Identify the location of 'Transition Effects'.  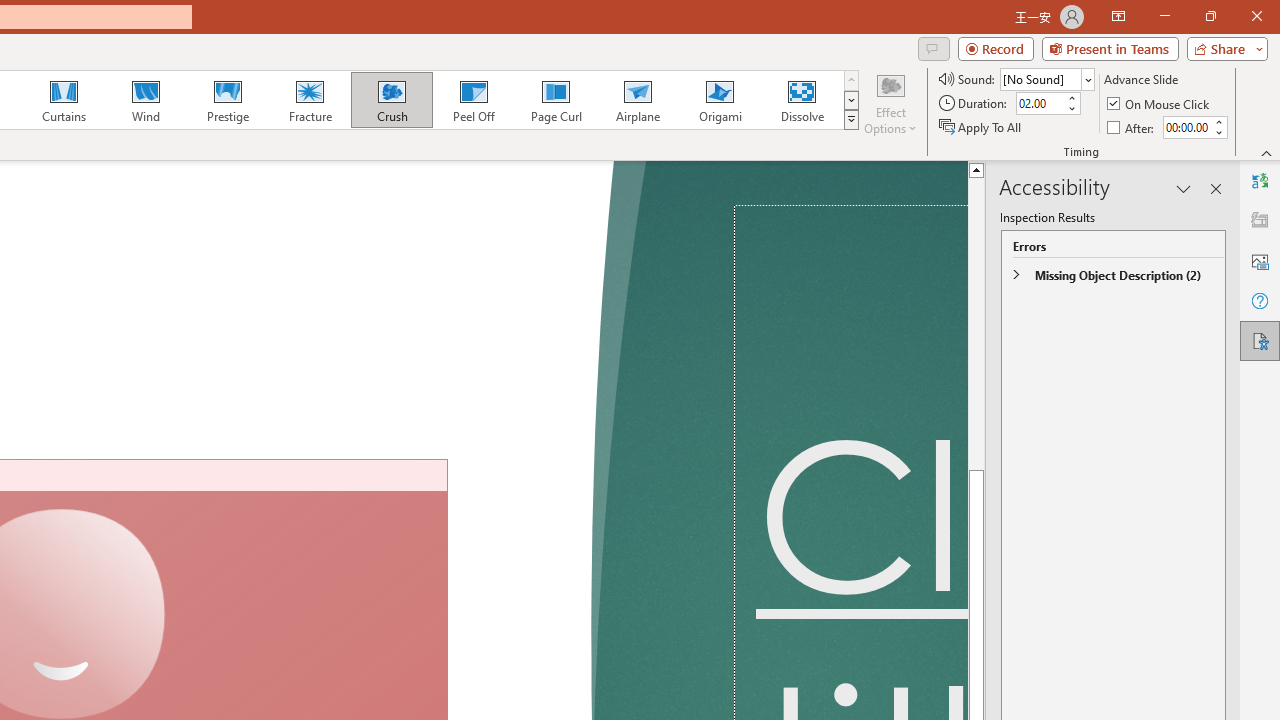
(851, 120).